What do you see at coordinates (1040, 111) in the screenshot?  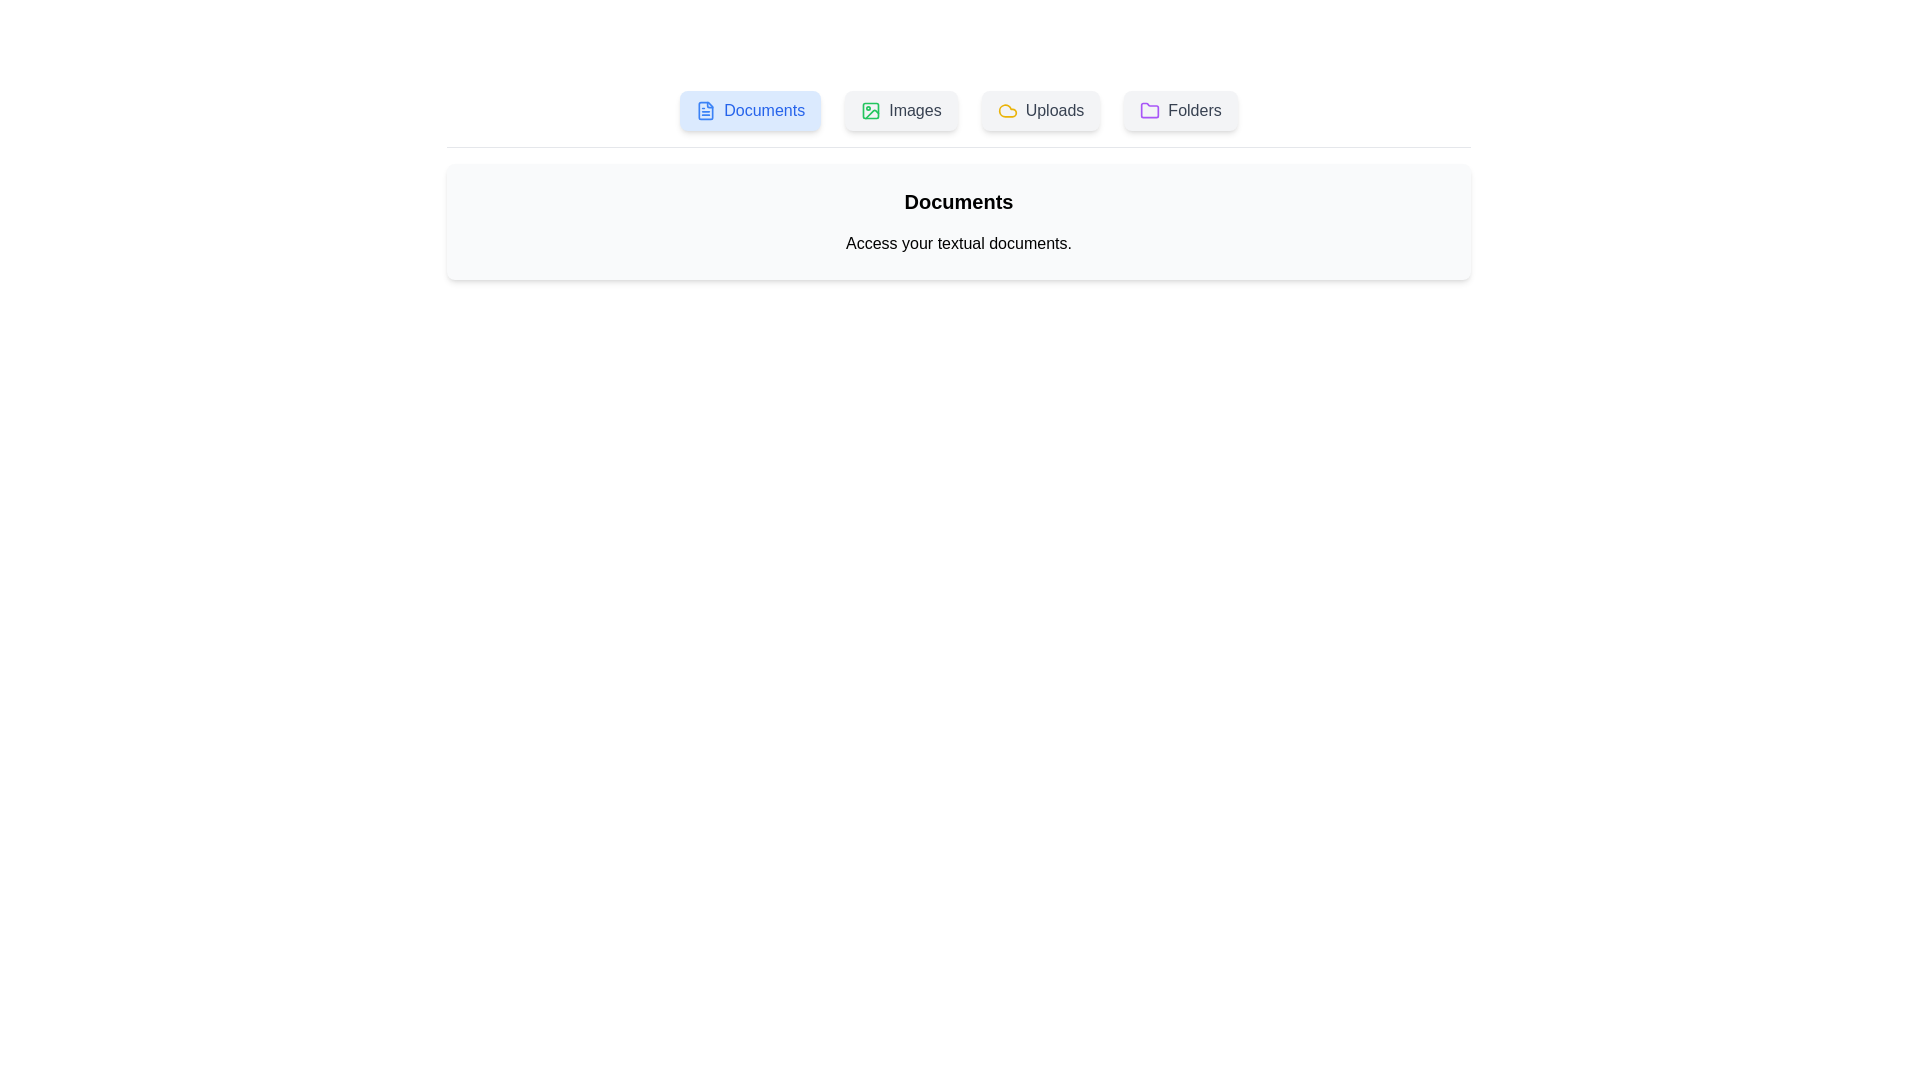 I see `the 'Uploads' tab to view its content` at bounding box center [1040, 111].